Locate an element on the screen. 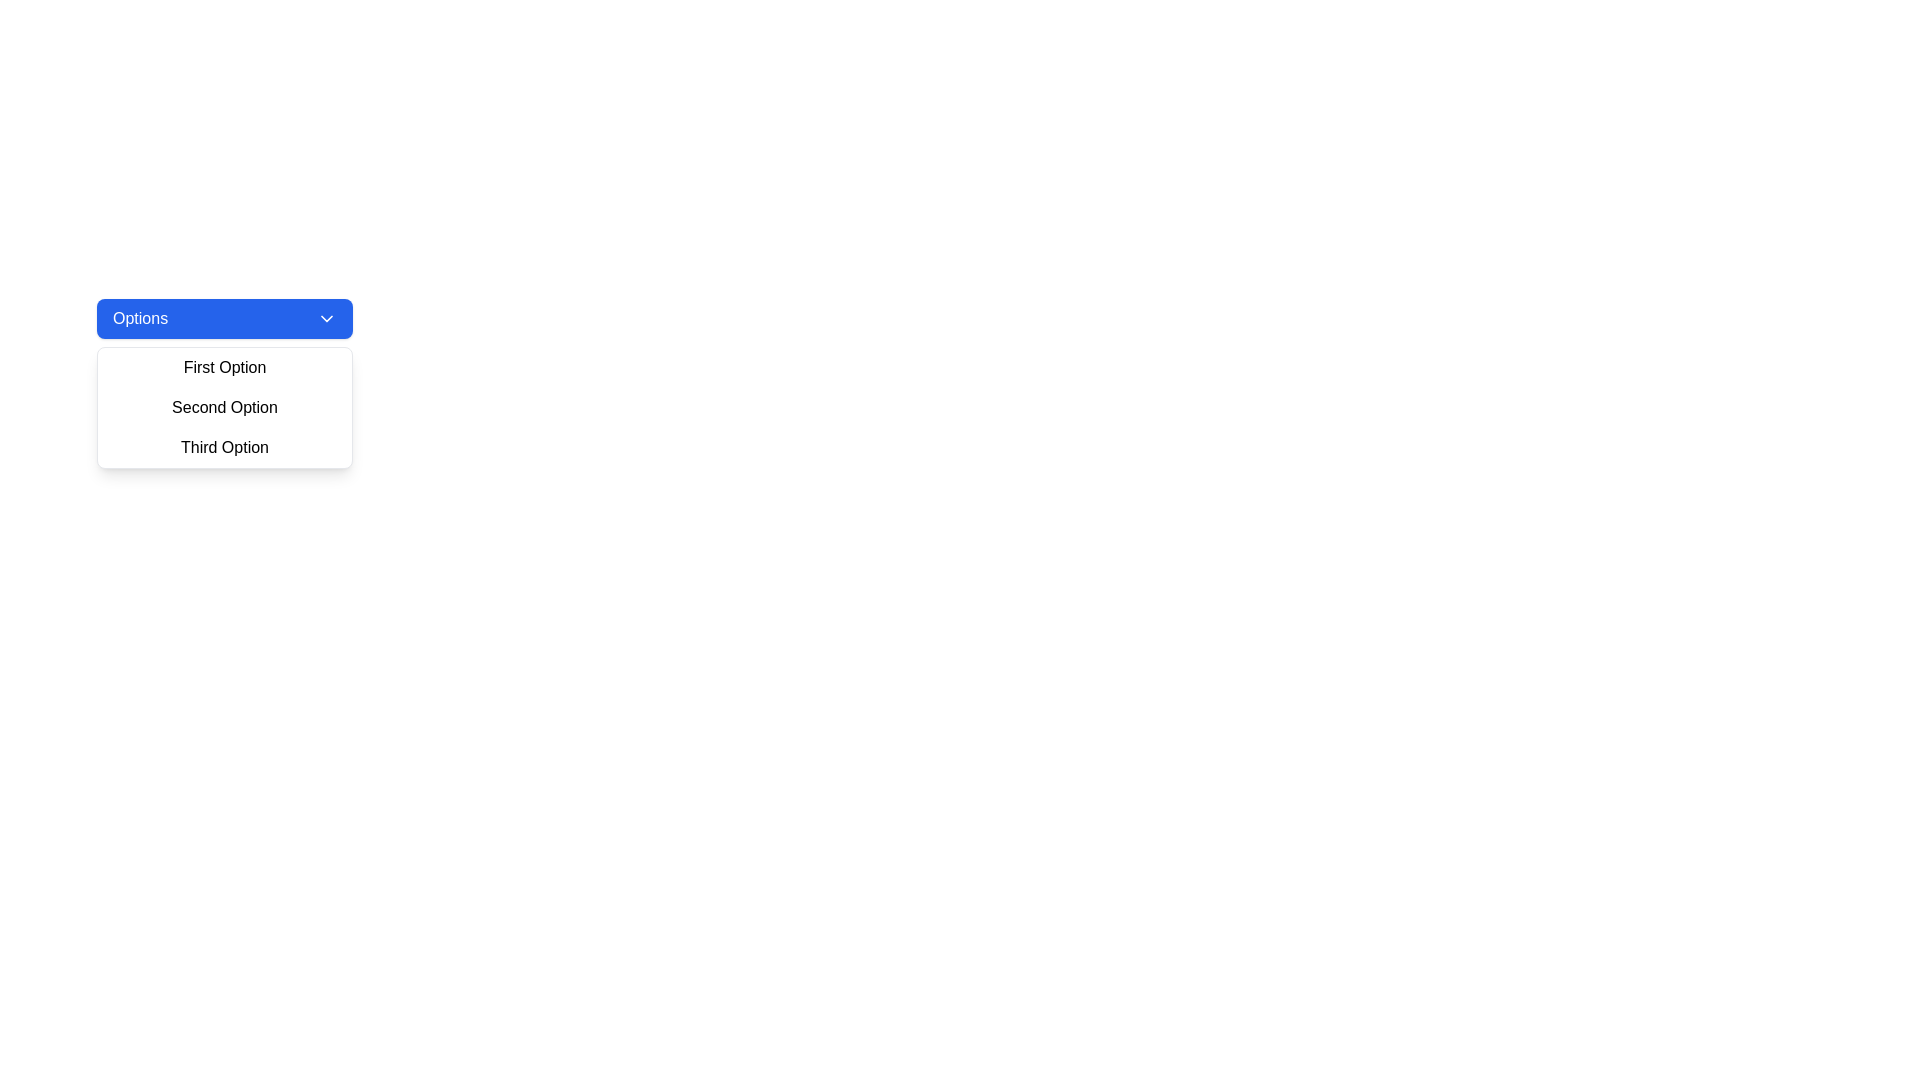 The width and height of the screenshot is (1920, 1080). the SVG icon on the right end of the blue button labeled 'Options', which indicates that additional options or a dropdown menu can be revealed is located at coordinates (326, 318).